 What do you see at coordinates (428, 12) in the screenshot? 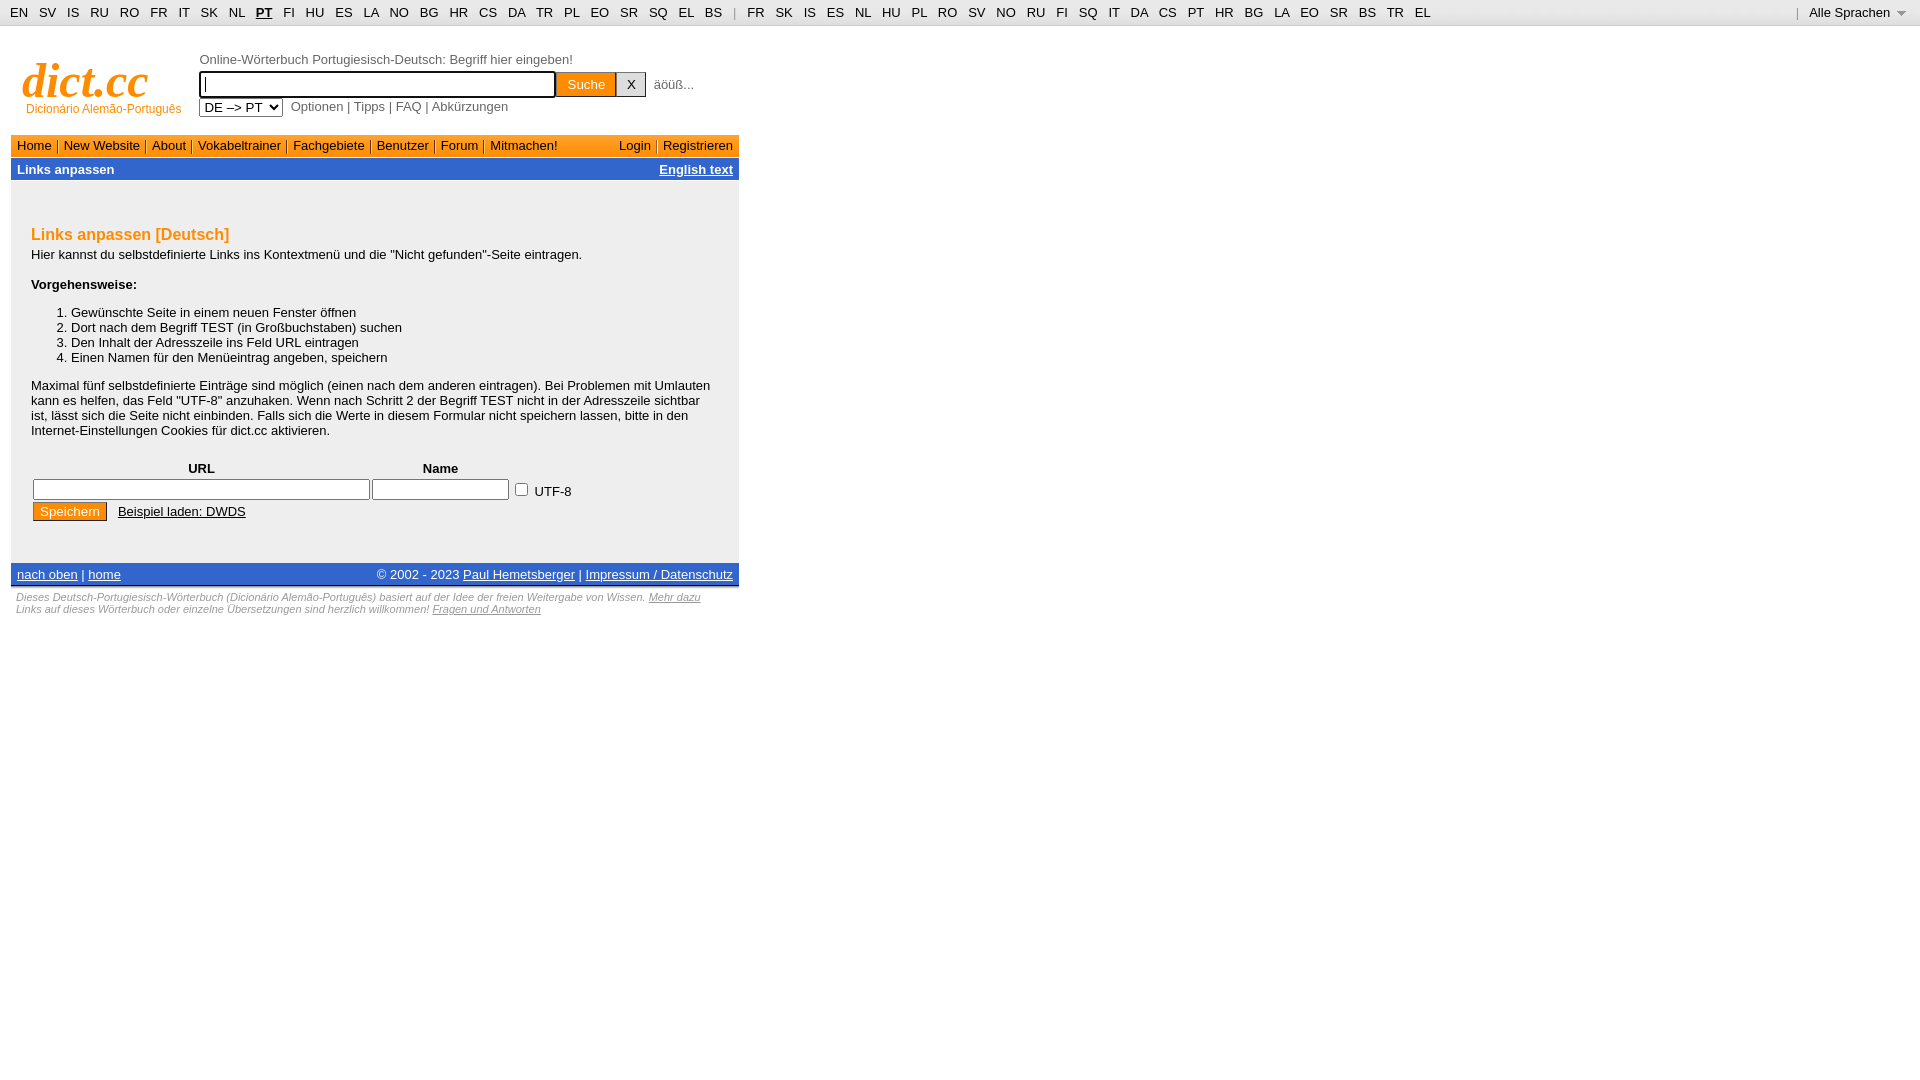
I see `'BG'` at bounding box center [428, 12].